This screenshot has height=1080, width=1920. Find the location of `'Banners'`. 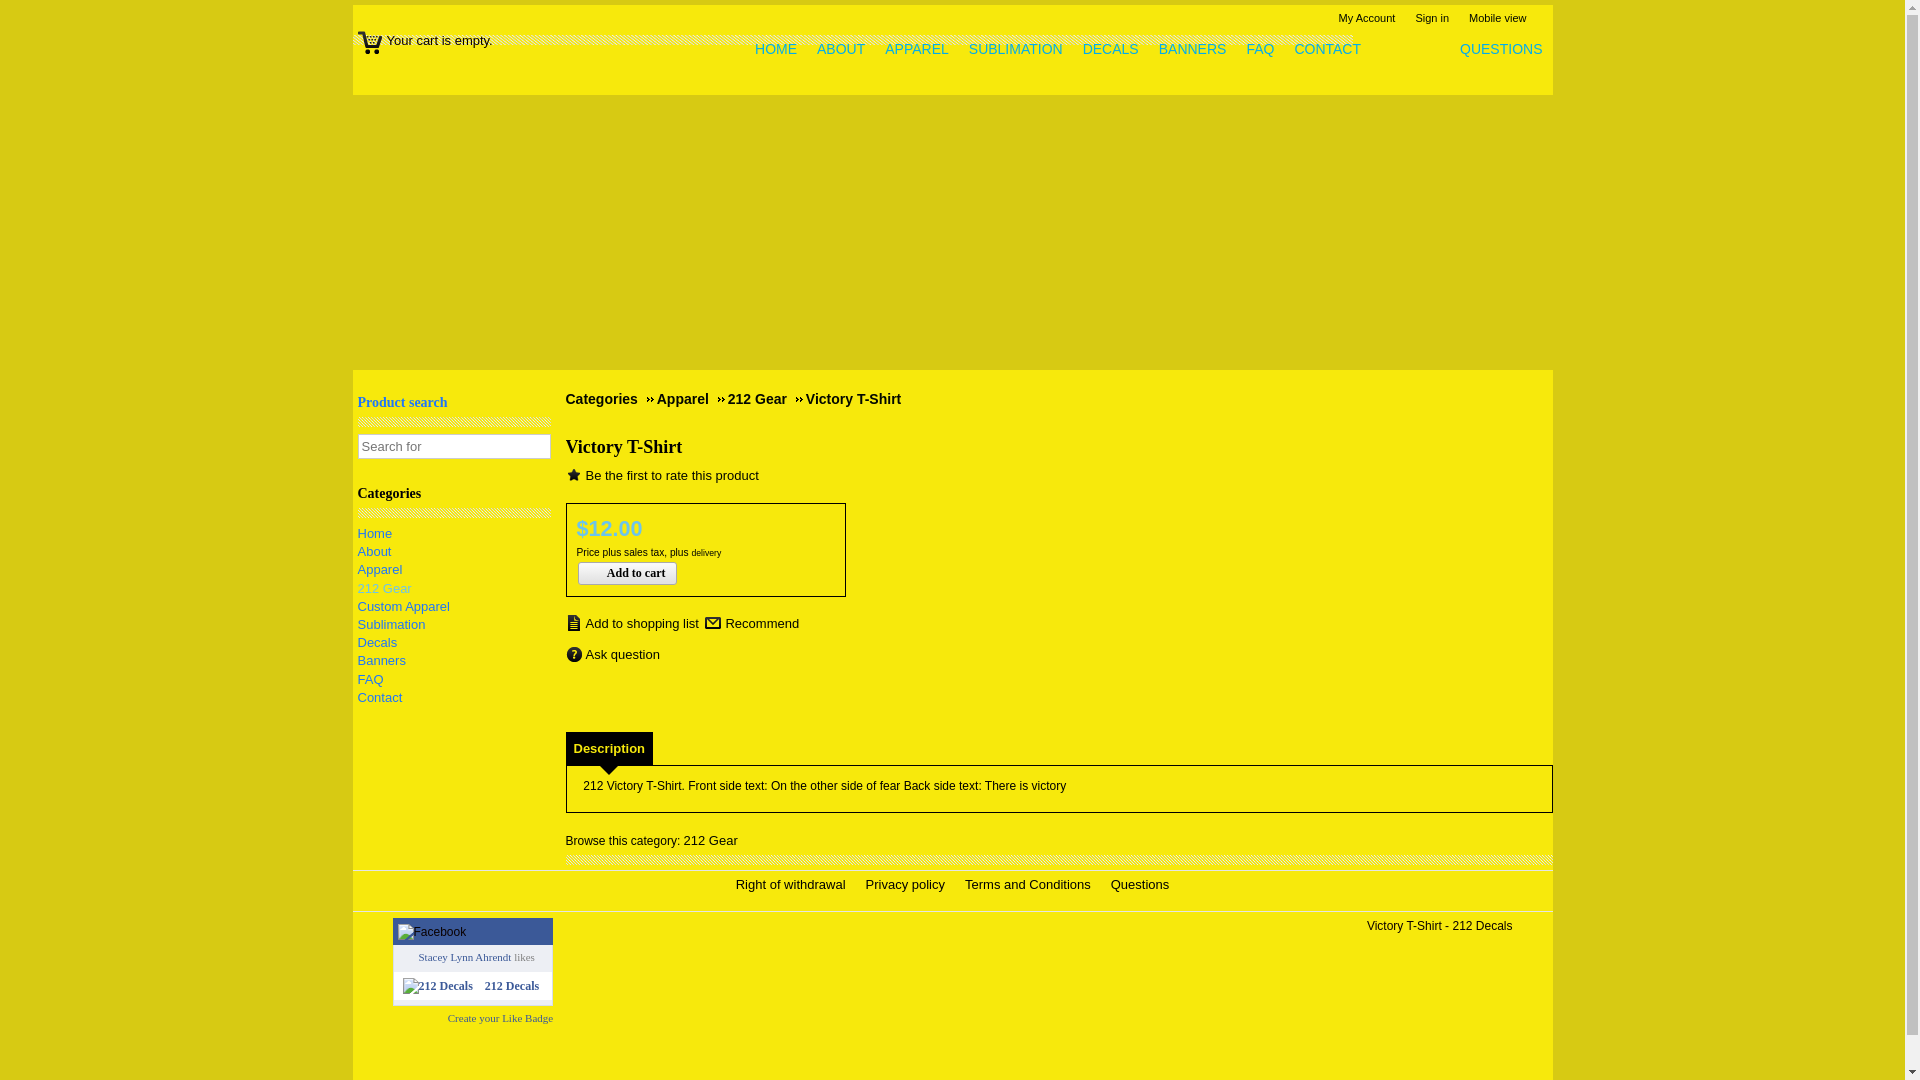

'Banners' is located at coordinates (382, 660).